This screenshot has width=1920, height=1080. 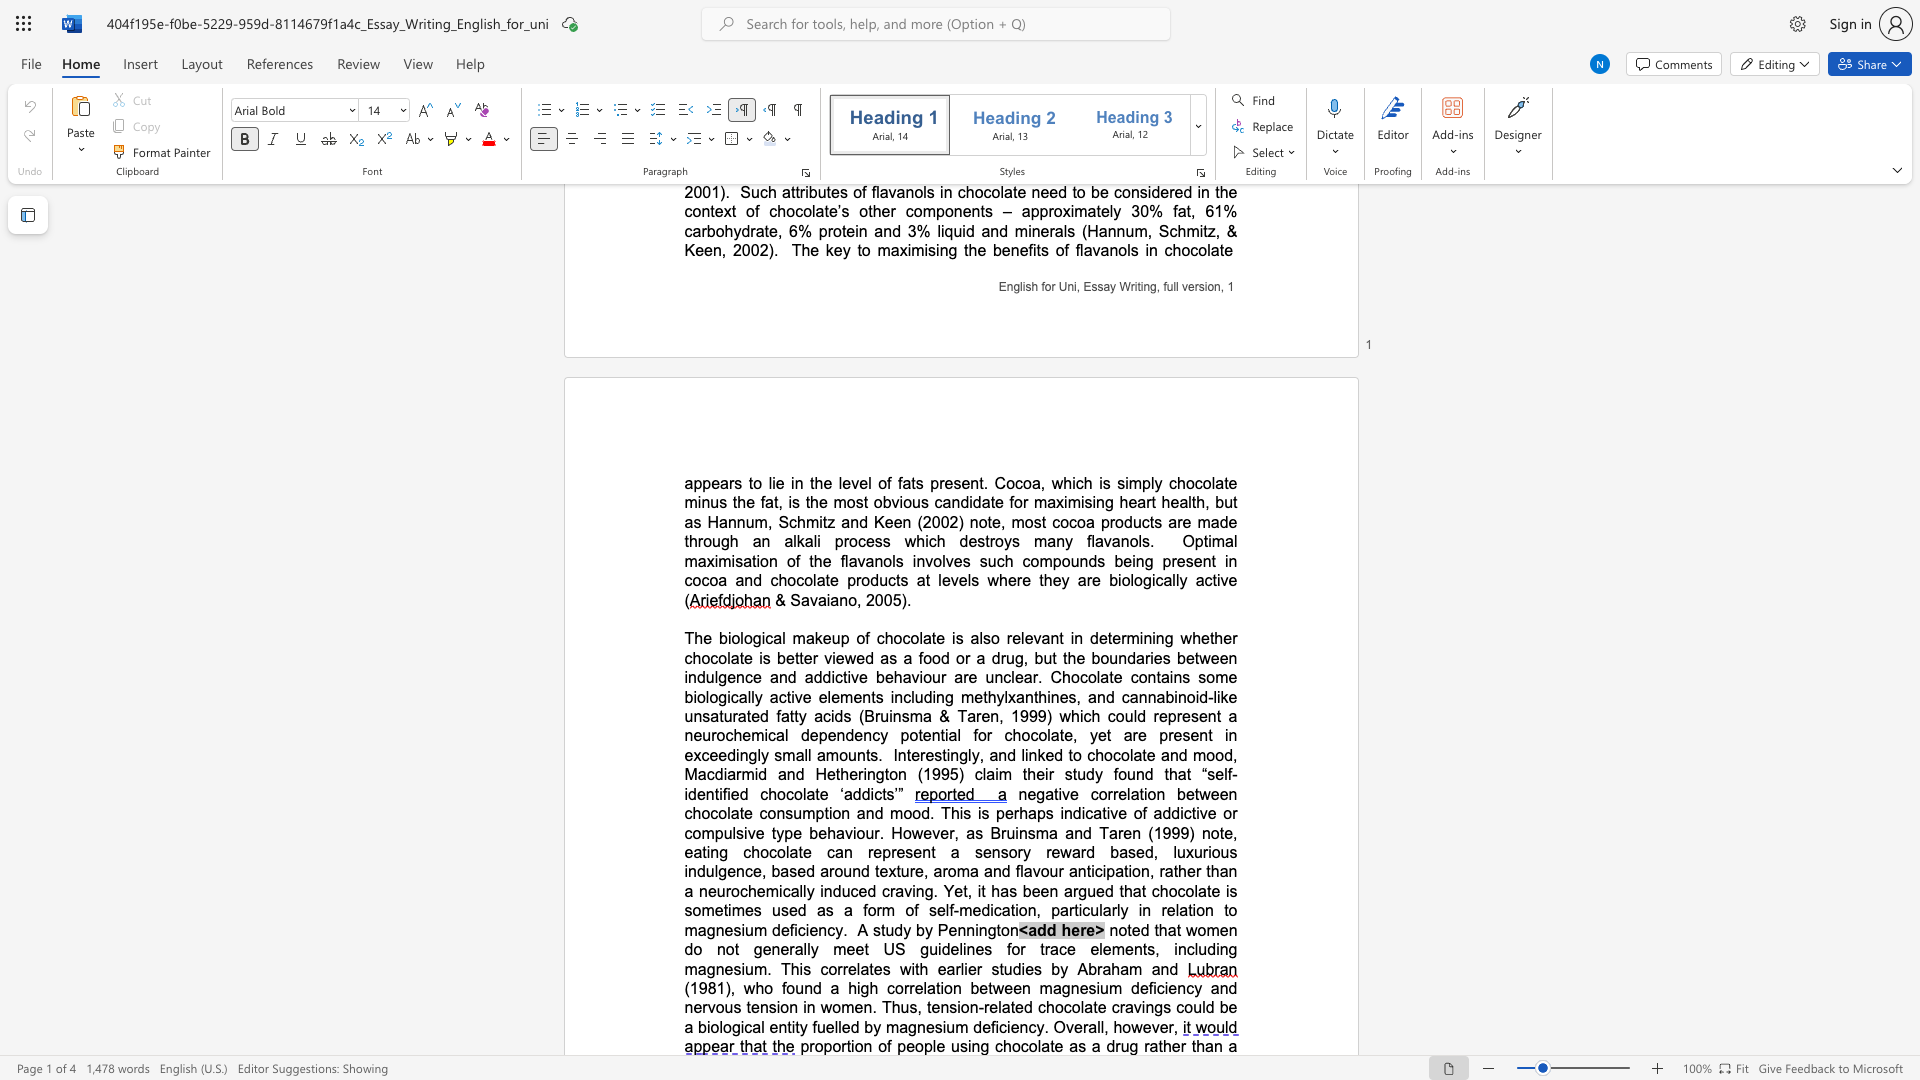 What do you see at coordinates (697, 968) in the screenshot?
I see `the subset text "agnesium. This correlates with earlier studies by A" within the text "US guidelines for trace elements, including magnesium. This correlates with earlier studies by Abraham and"` at bounding box center [697, 968].